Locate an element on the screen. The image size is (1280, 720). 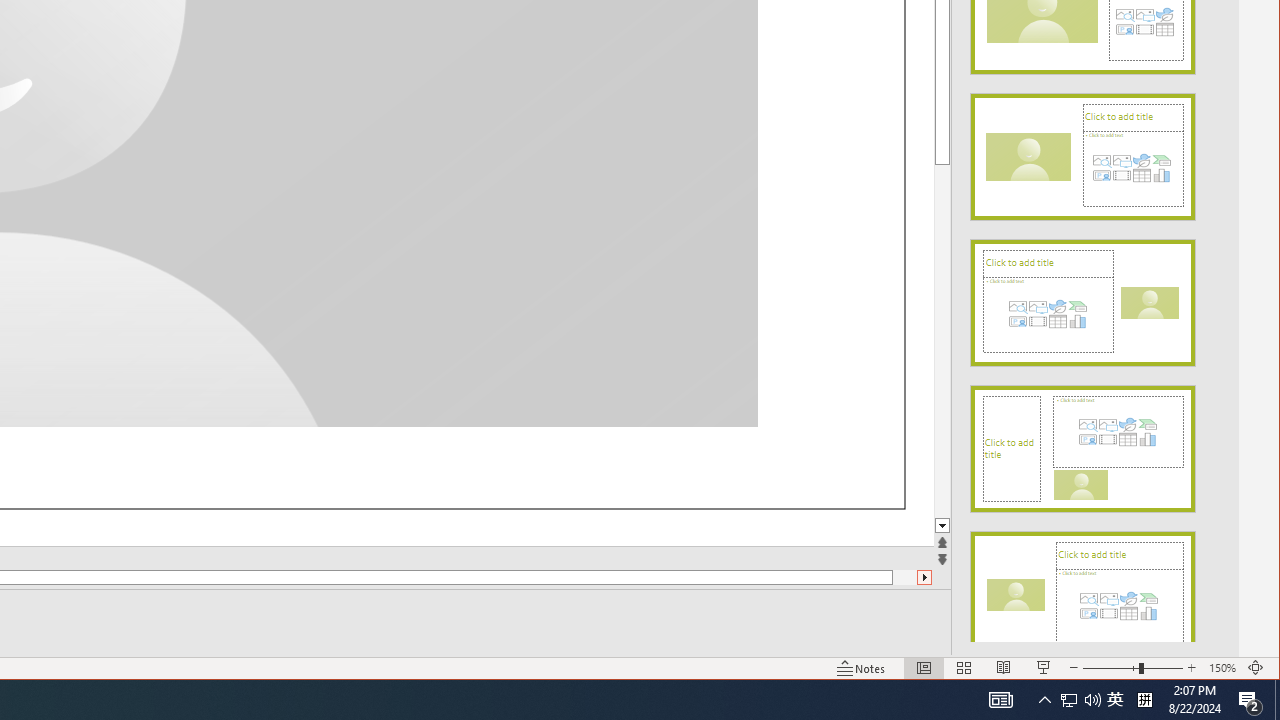
'Design Idea' is located at coordinates (1081, 587).